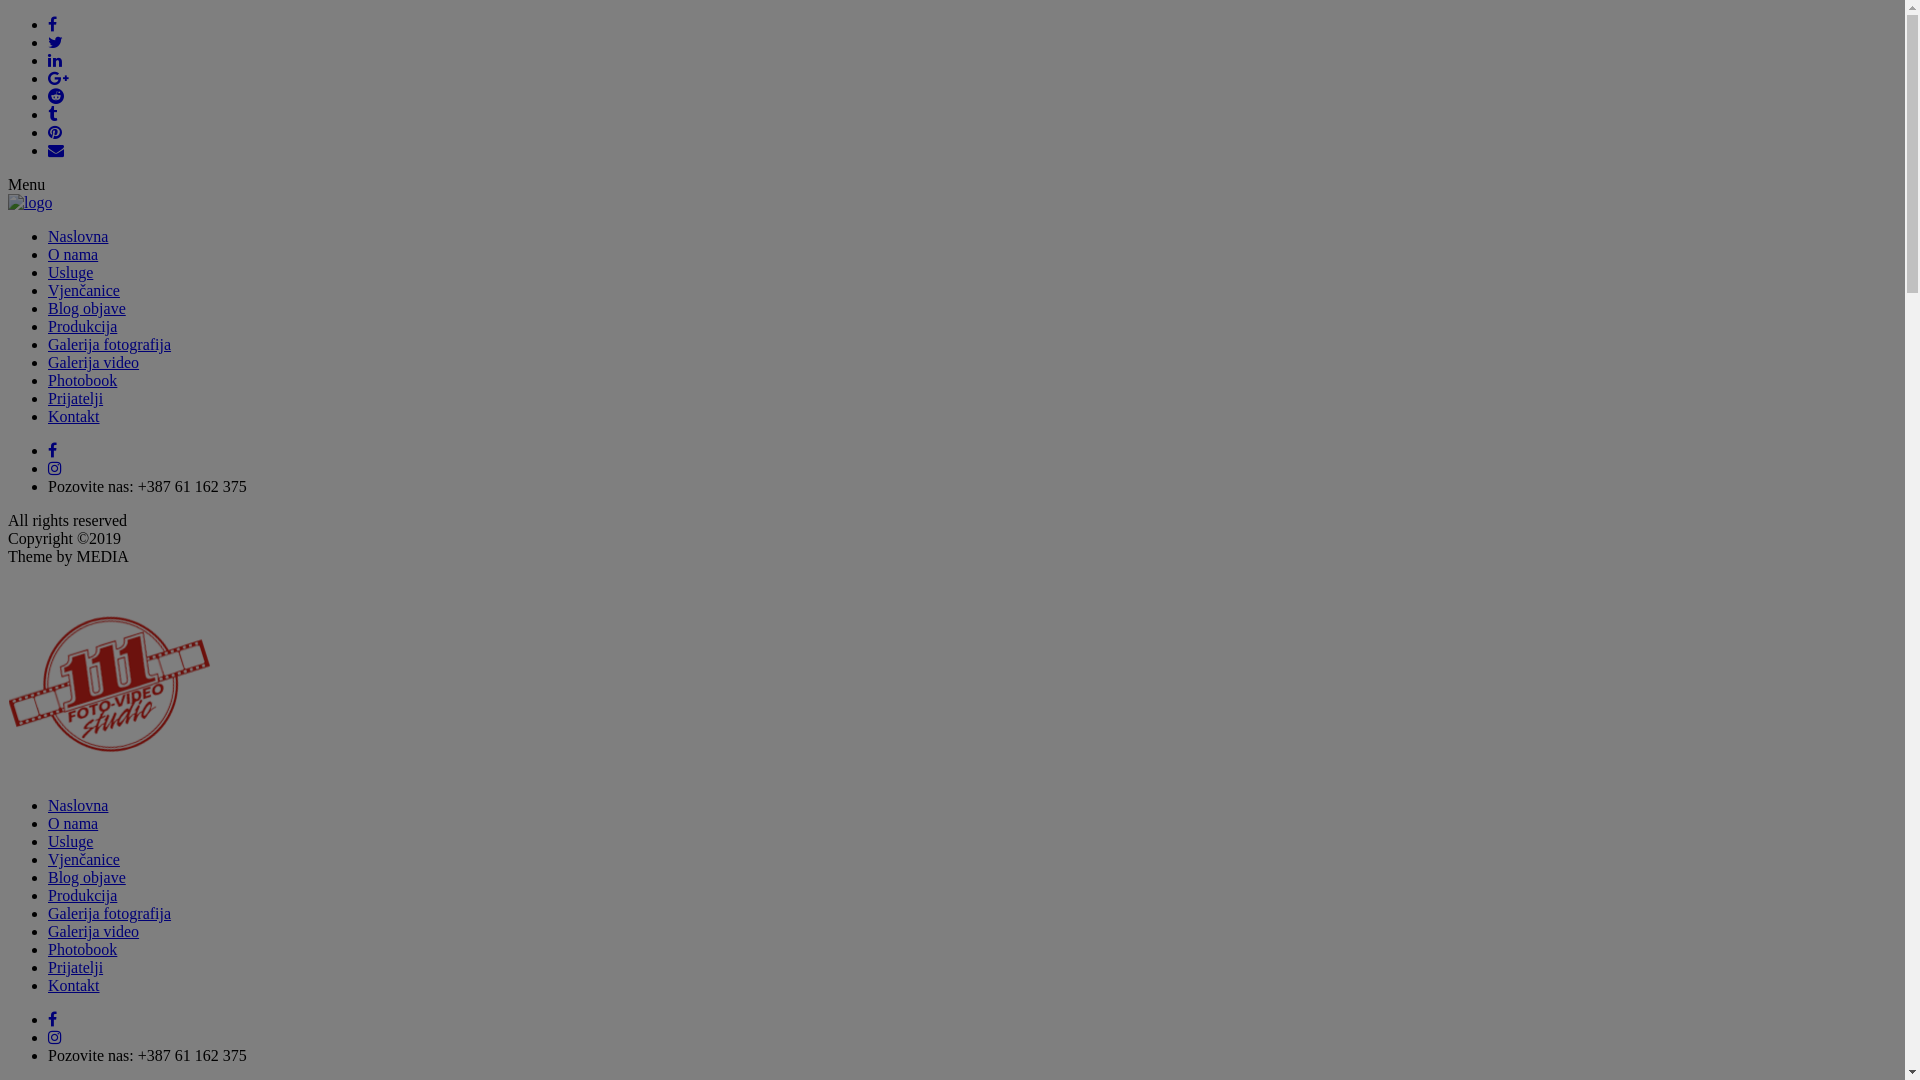 The image size is (1920, 1080). I want to click on 'O nama', so click(72, 253).